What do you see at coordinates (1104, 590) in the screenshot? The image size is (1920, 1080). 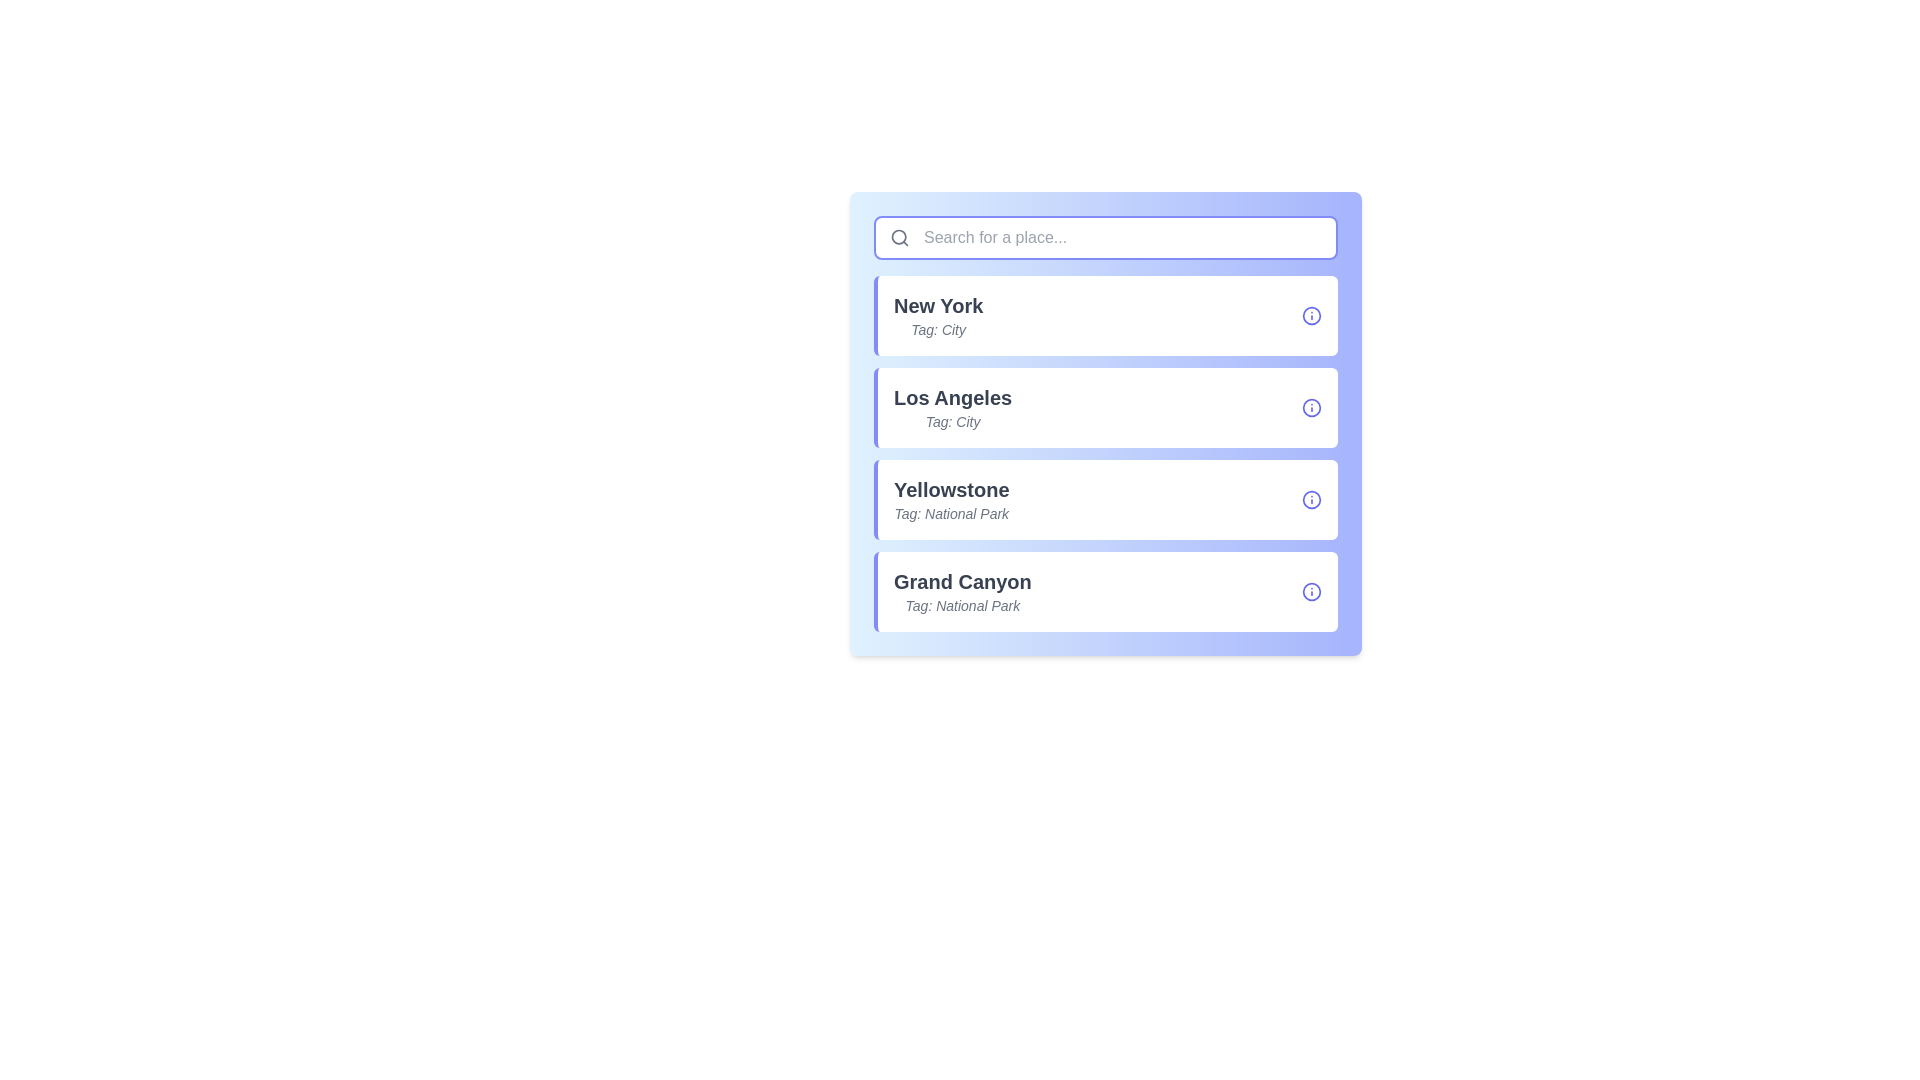 I see `the 'Grand Canyon' card, which is the fourth card in a vertical list of similar cards` at bounding box center [1104, 590].